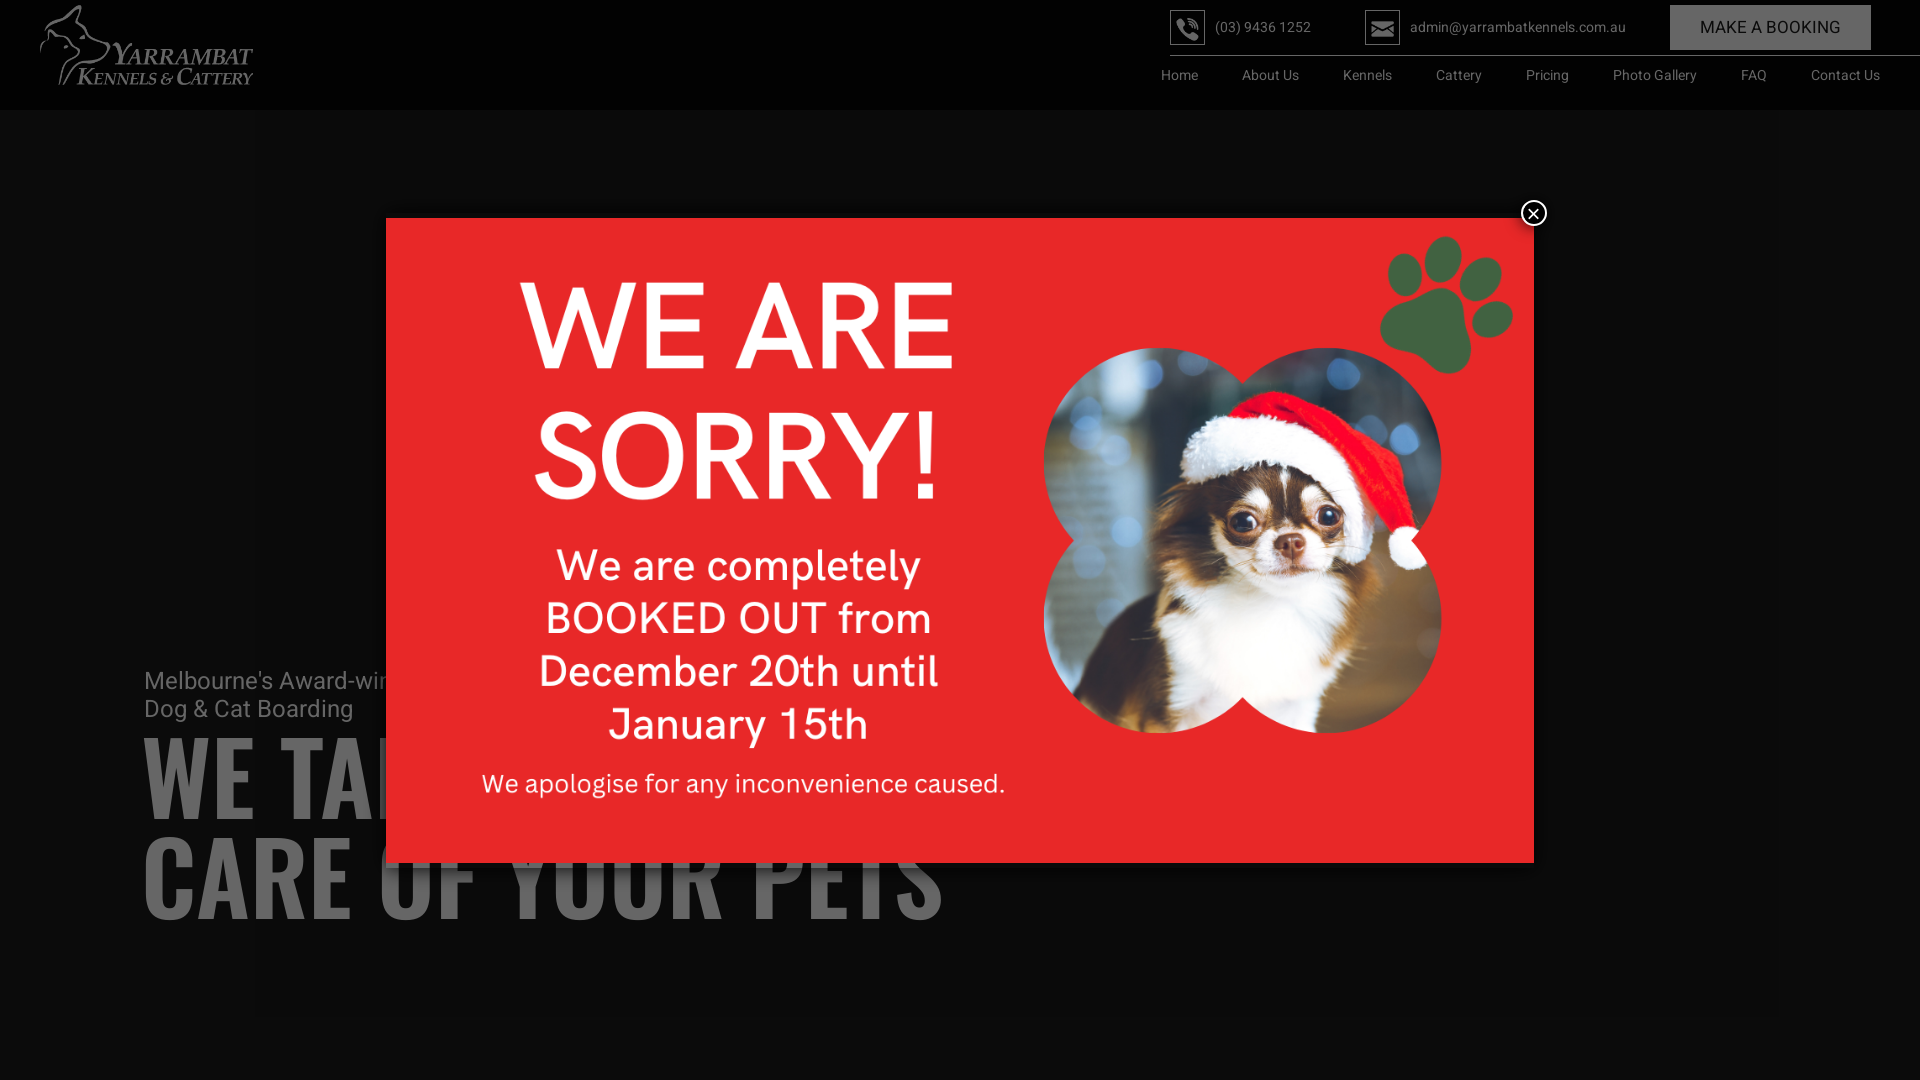 This screenshot has width=1920, height=1080. What do you see at coordinates (1241, 74) in the screenshot?
I see `'About Us'` at bounding box center [1241, 74].